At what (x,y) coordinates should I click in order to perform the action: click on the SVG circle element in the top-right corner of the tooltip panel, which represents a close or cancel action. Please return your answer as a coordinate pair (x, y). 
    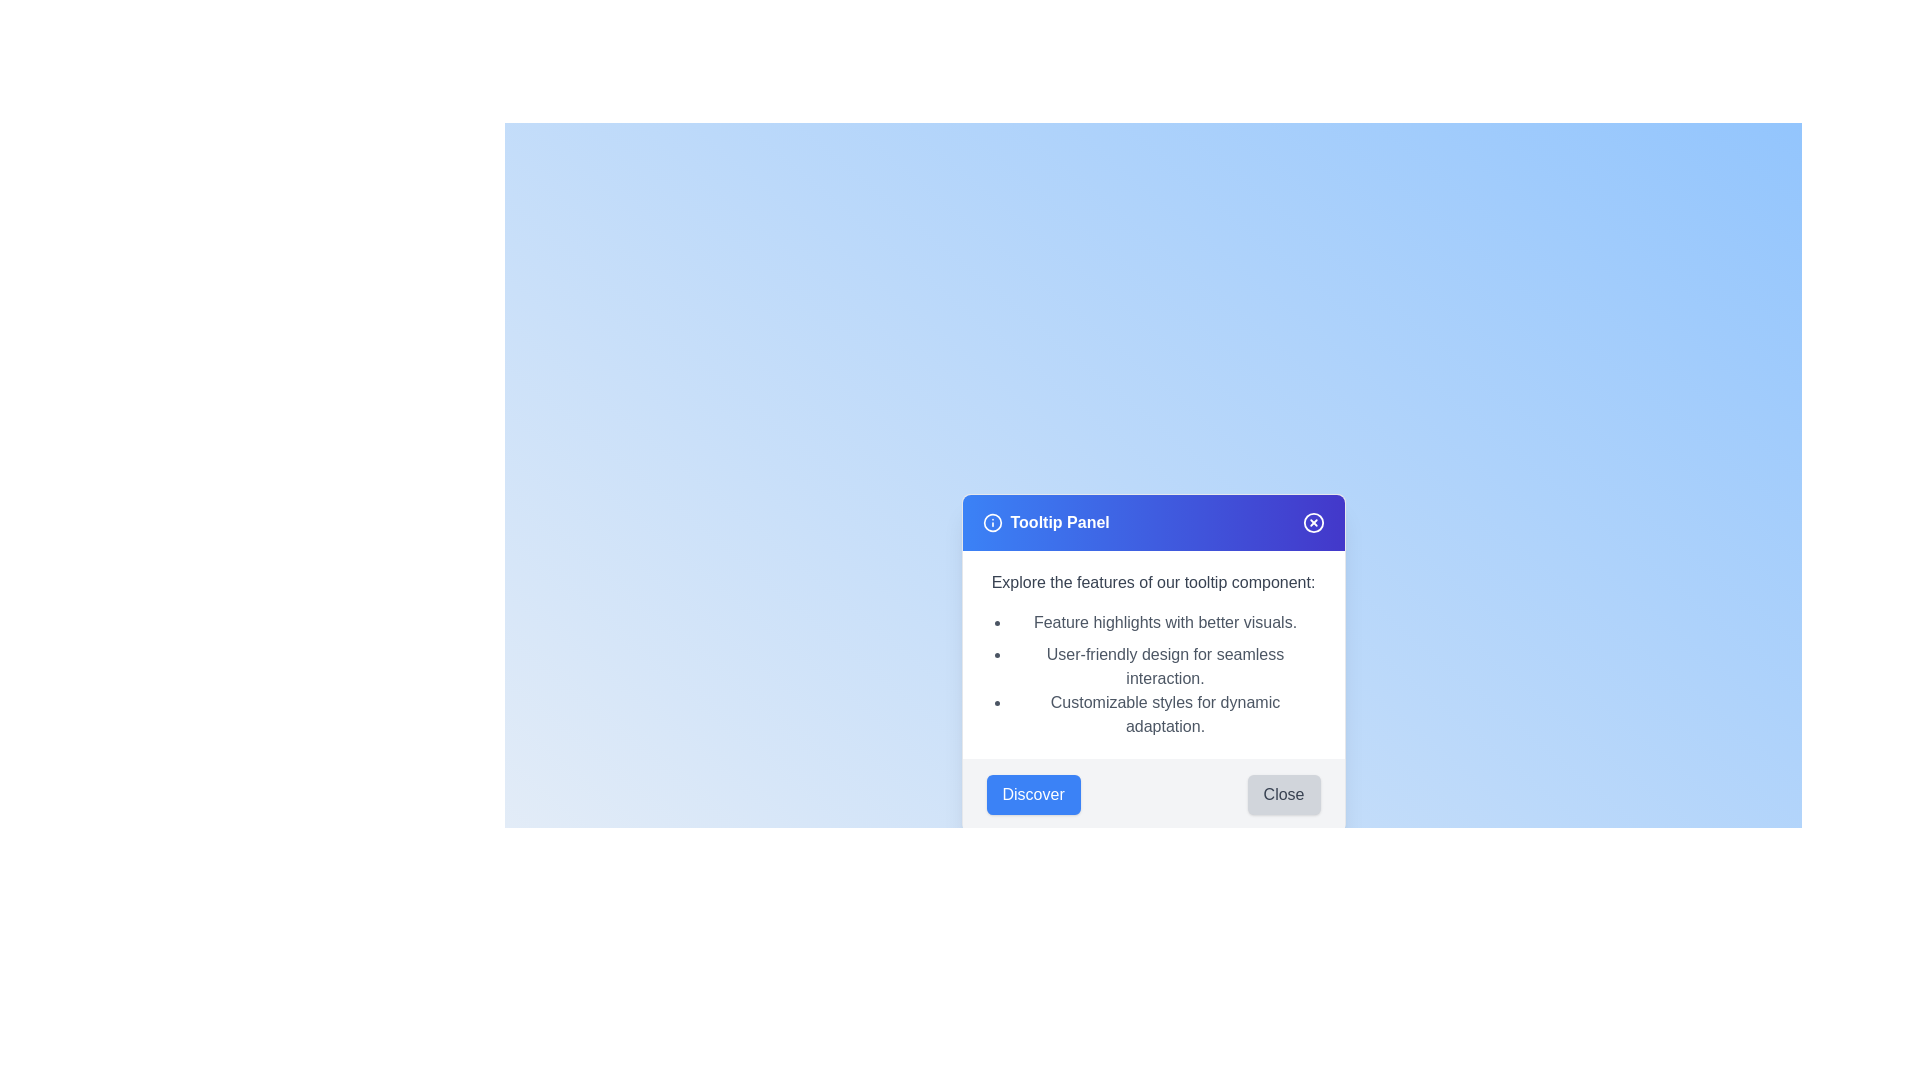
    Looking at the image, I should click on (1313, 522).